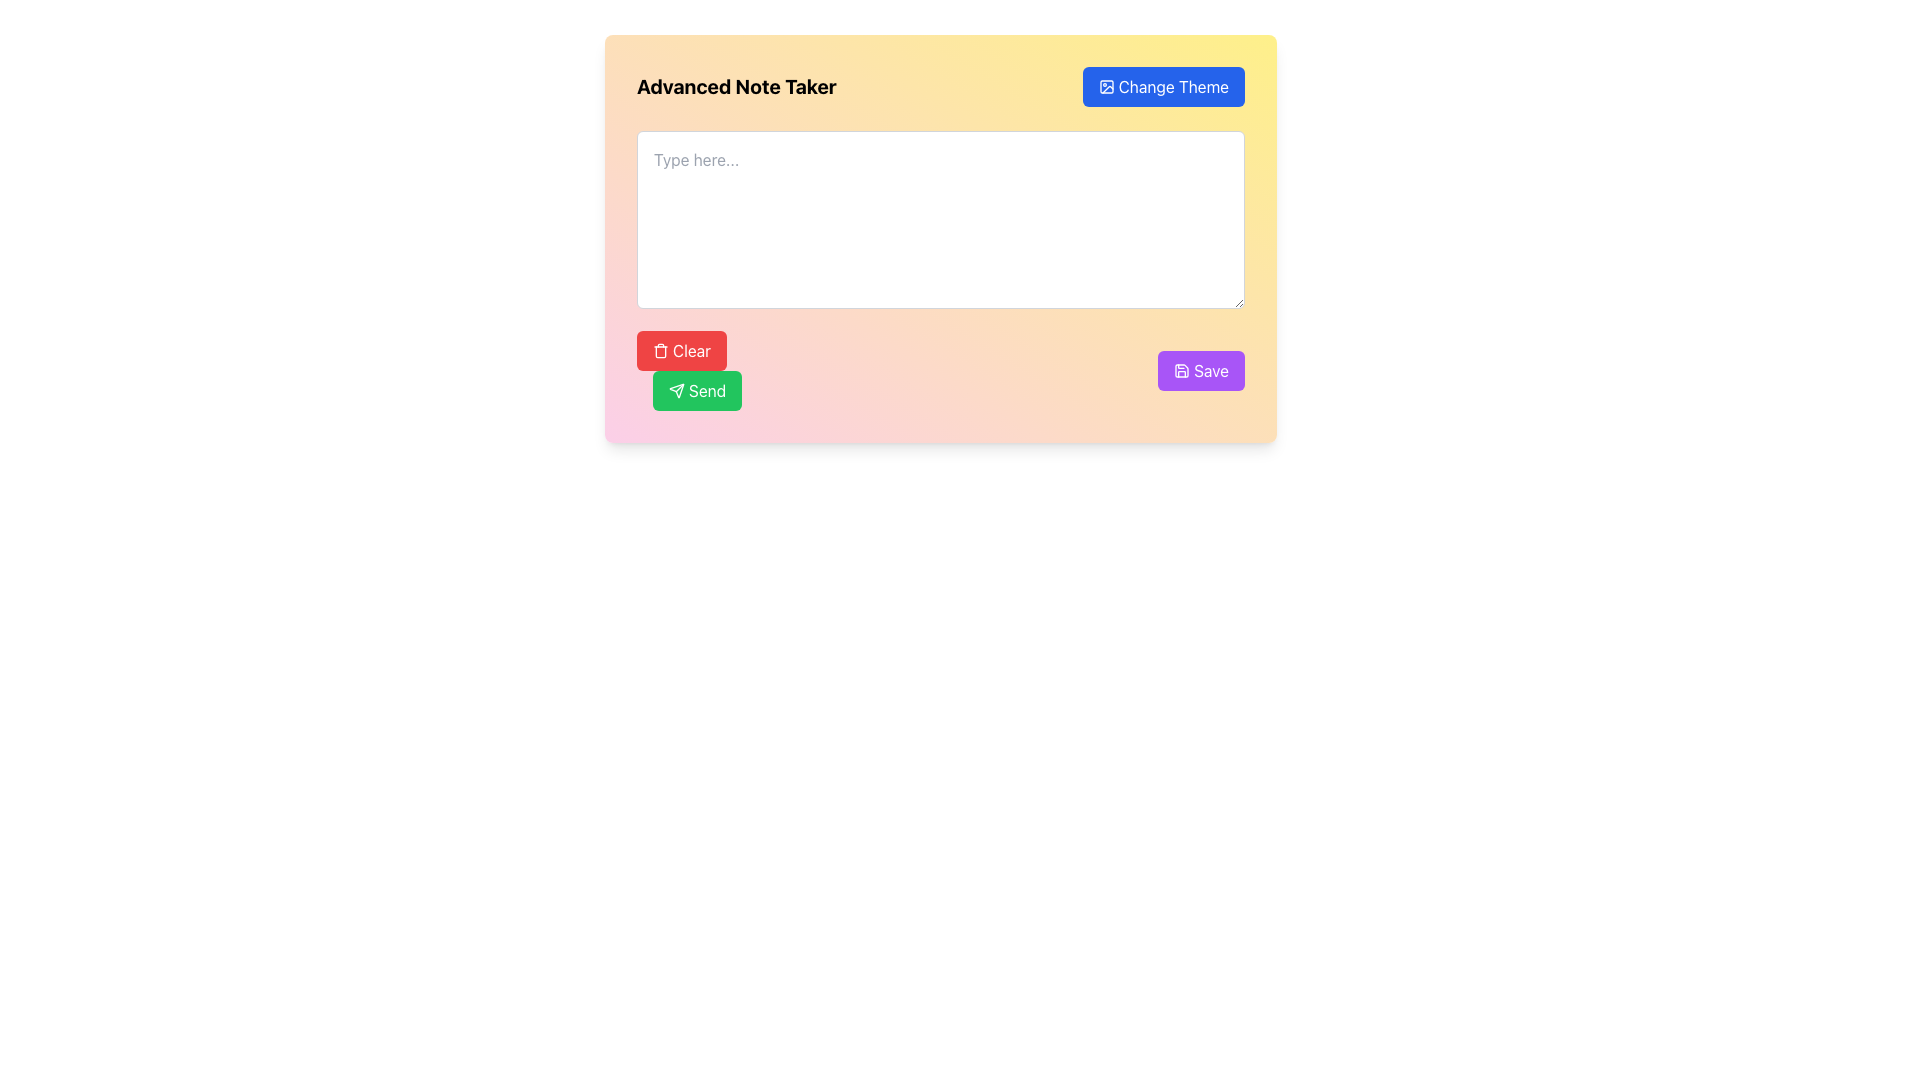 The image size is (1920, 1080). What do you see at coordinates (1163, 86) in the screenshot?
I see `the 'Change Theme' button, which is a horizontally rectangular button with a blue background and white text, located in the header section of the card` at bounding box center [1163, 86].